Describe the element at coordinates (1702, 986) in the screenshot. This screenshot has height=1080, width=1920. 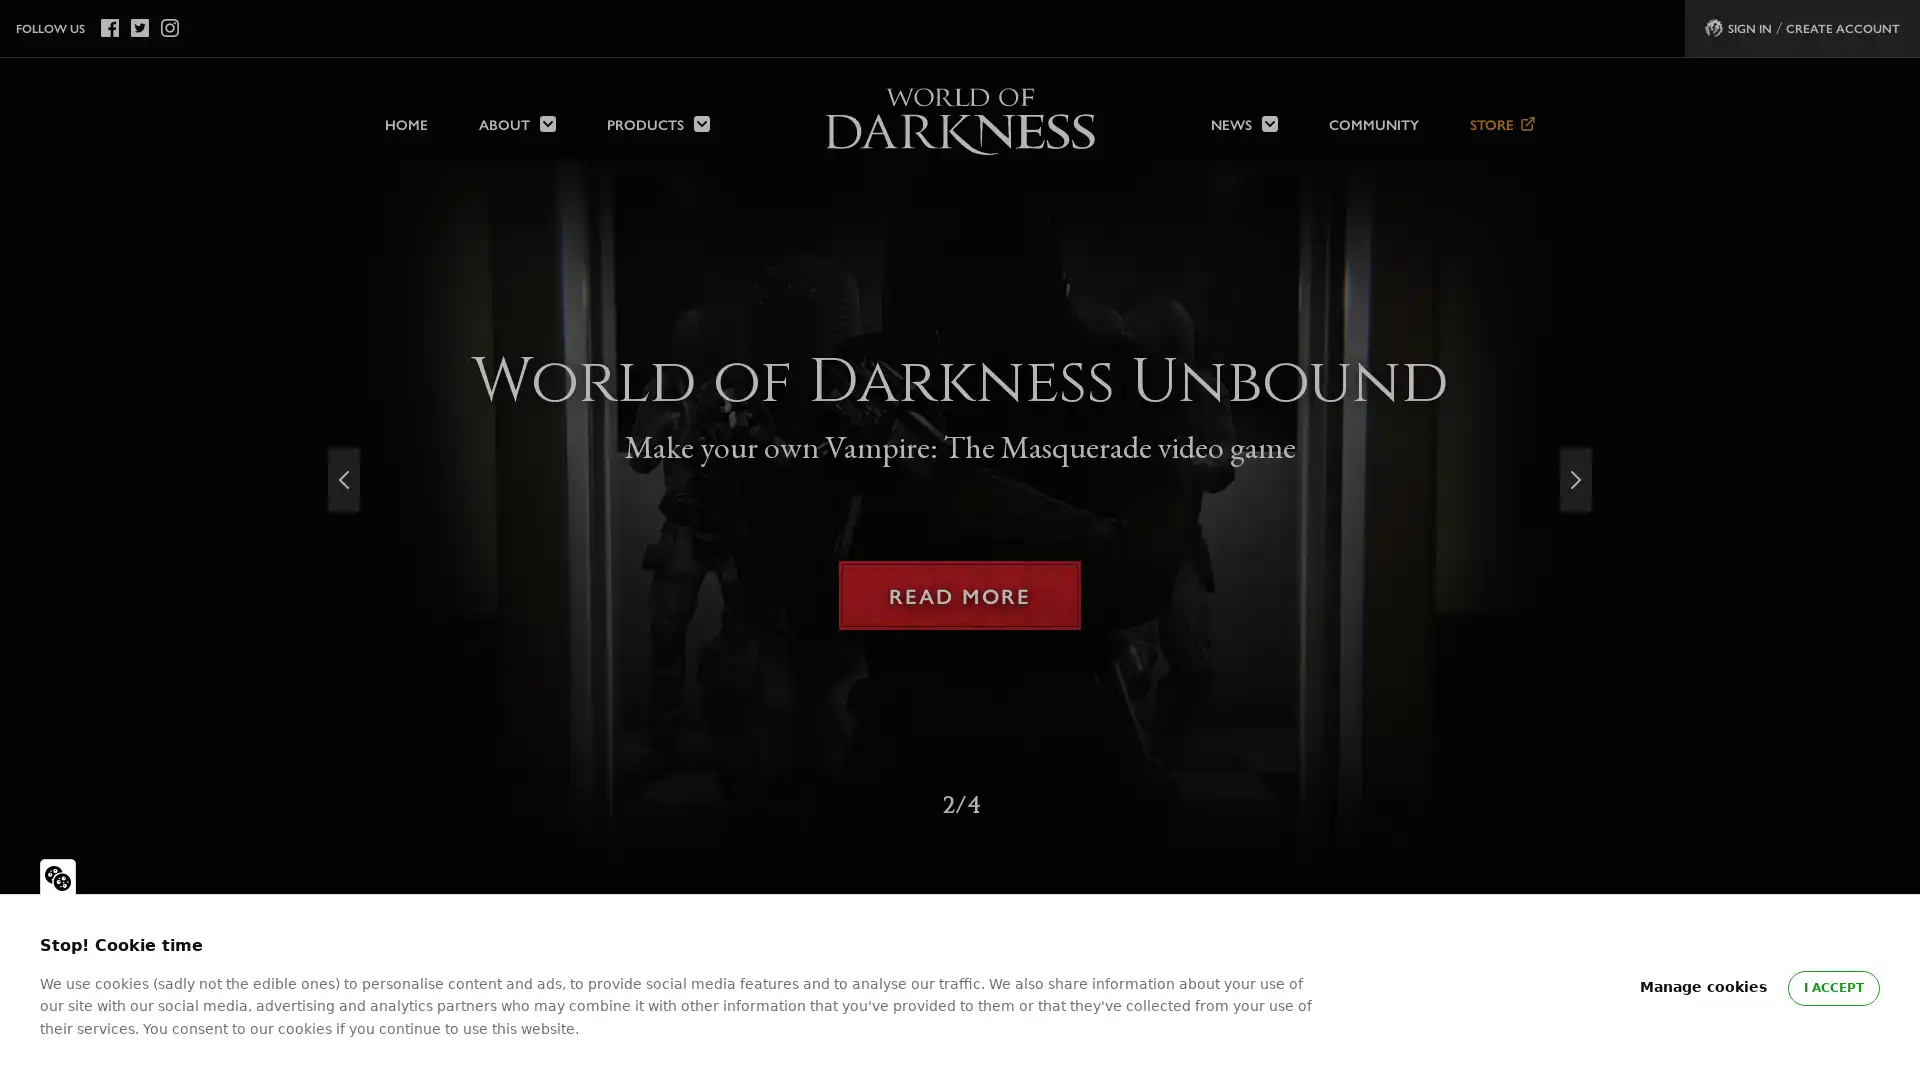
I see `Manage cookies` at that location.